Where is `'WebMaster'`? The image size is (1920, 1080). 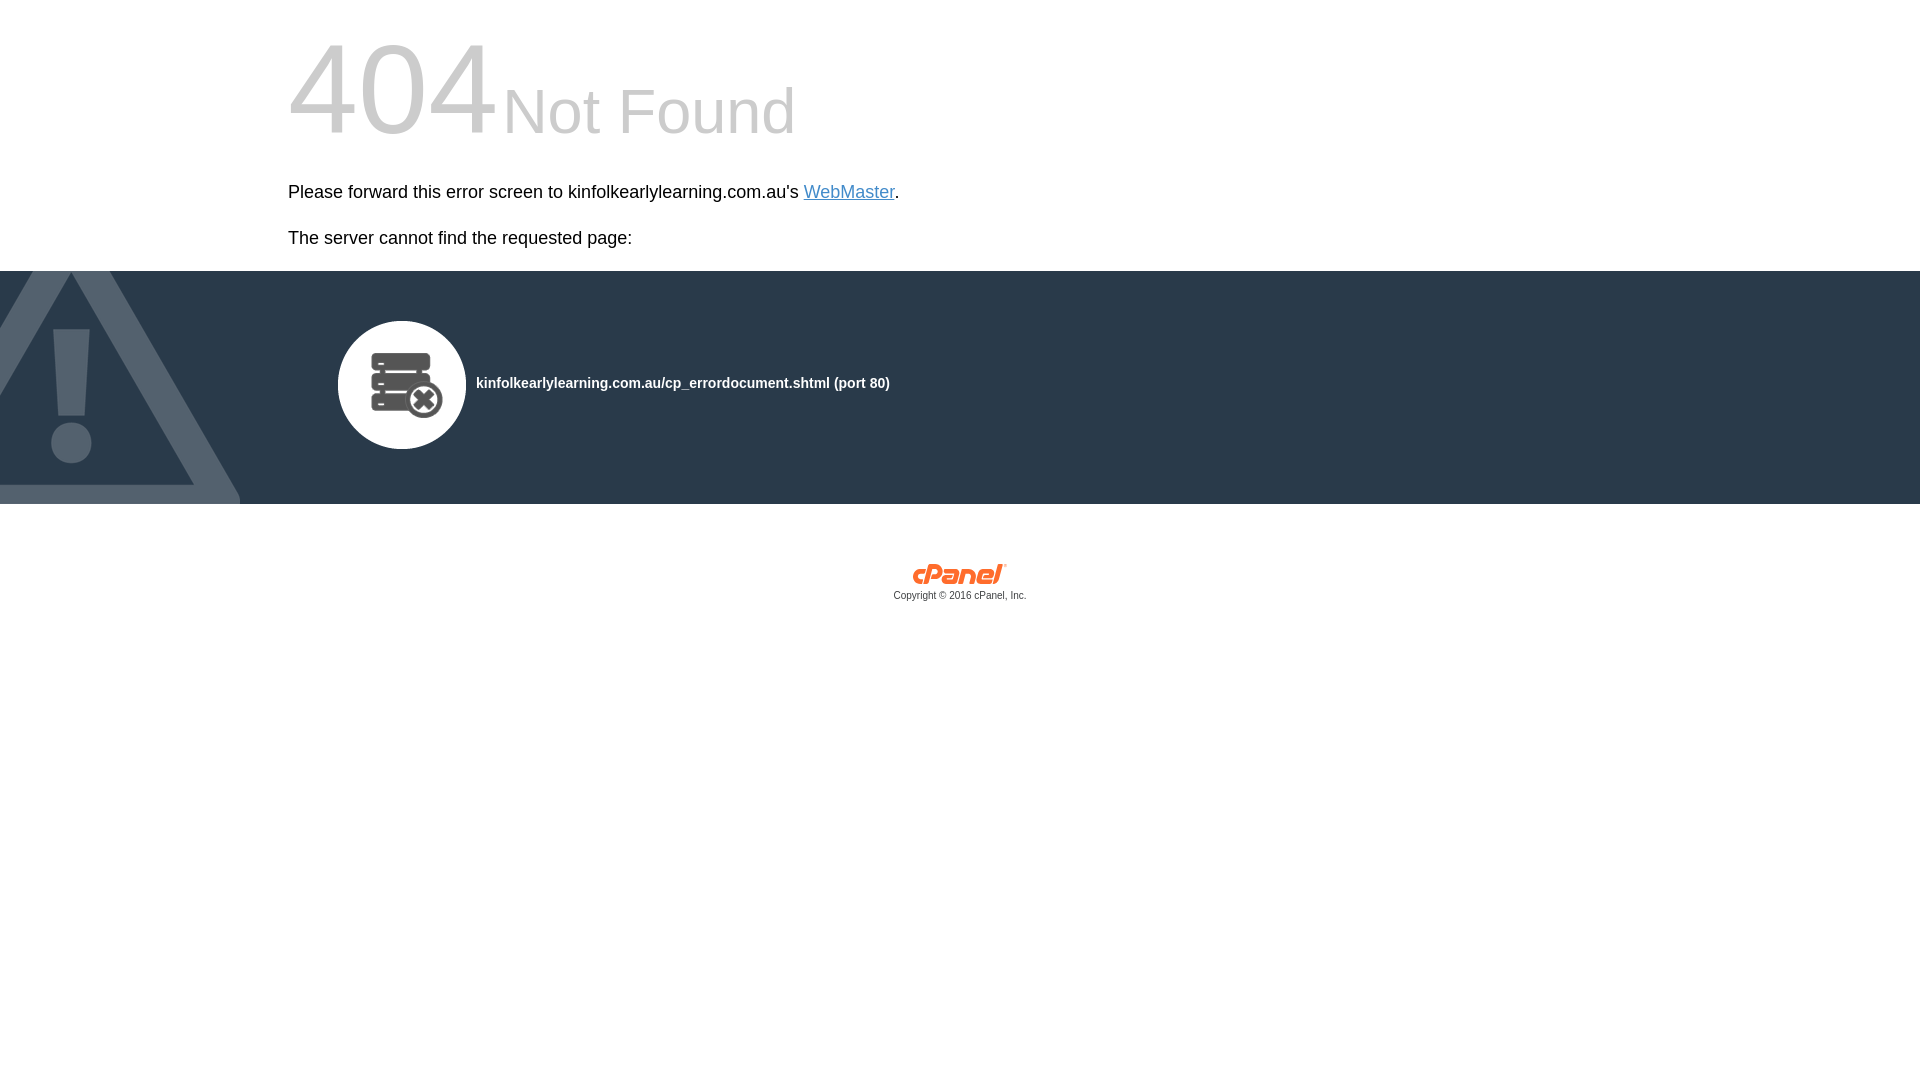
'WebMaster' is located at coordinates (849, 192).